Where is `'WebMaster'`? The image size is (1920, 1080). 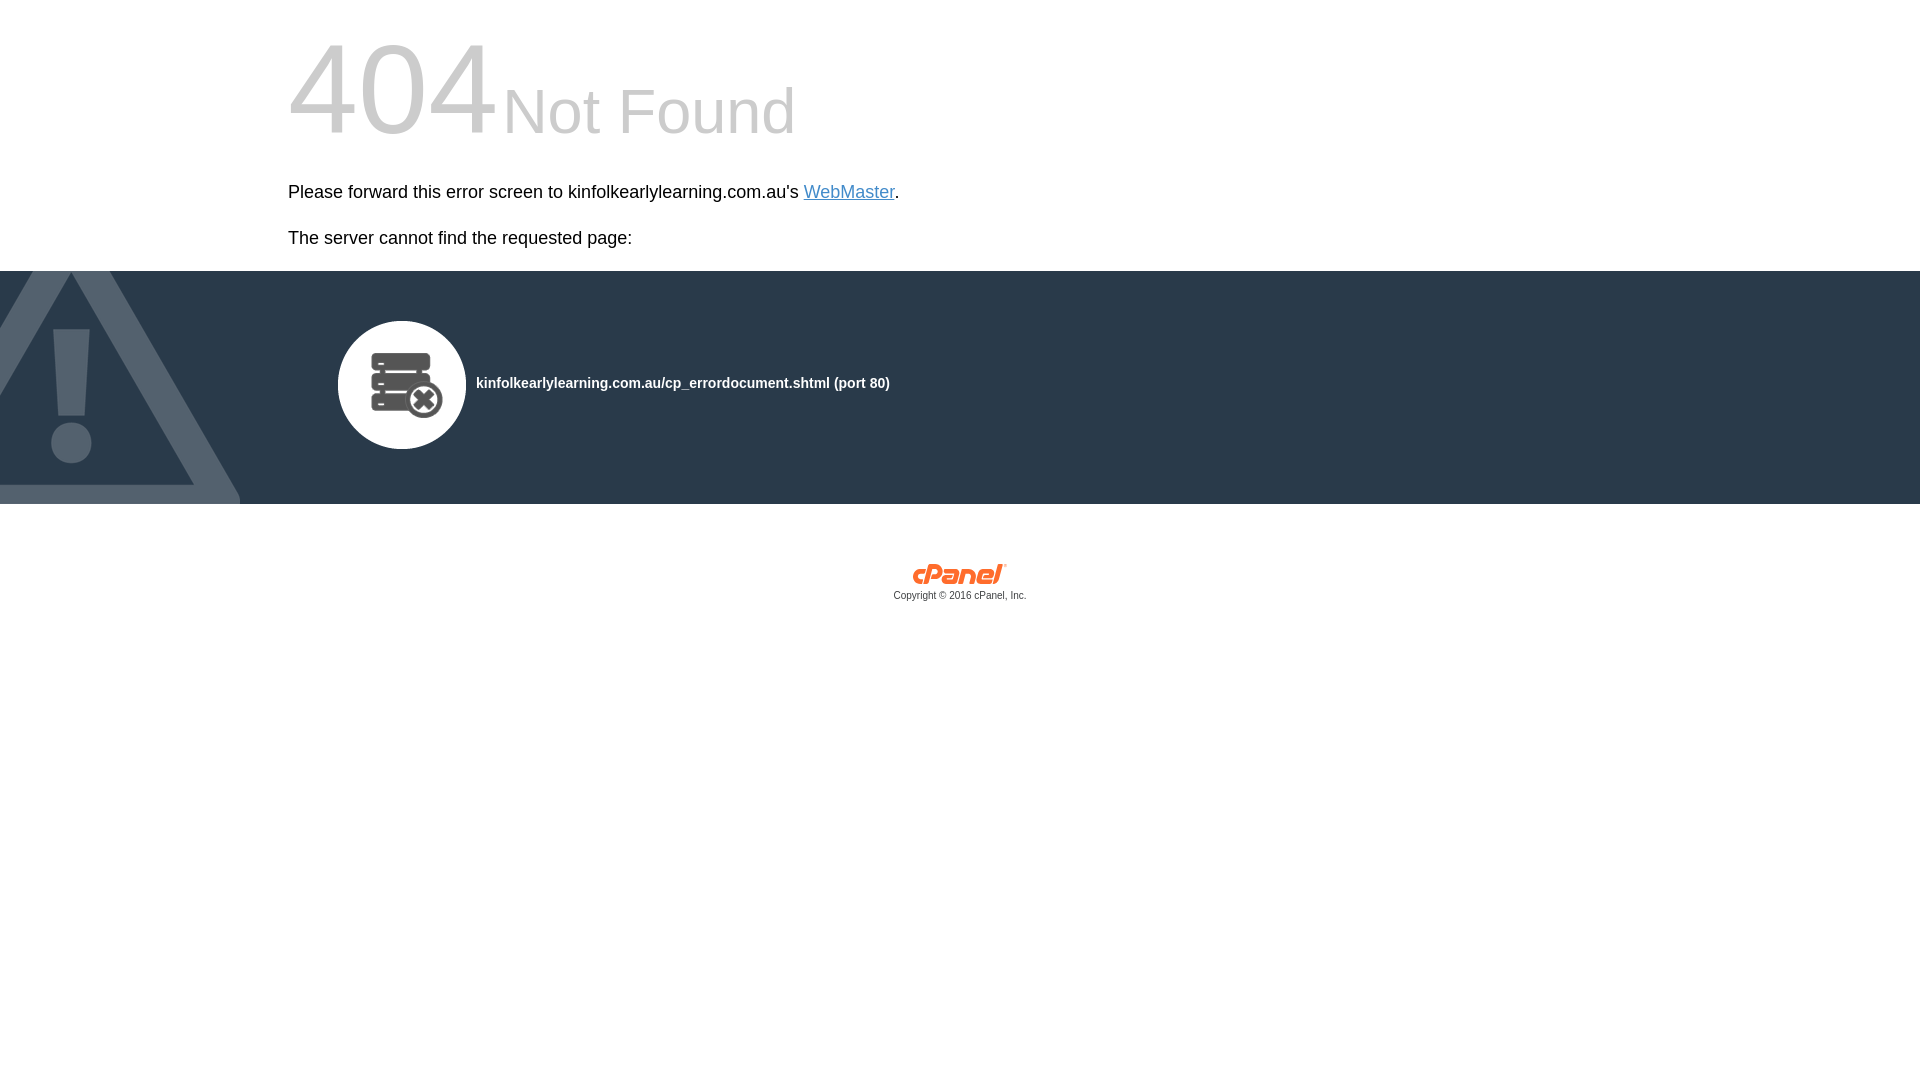
'WebMaster' is located at coordinates (849, 192).